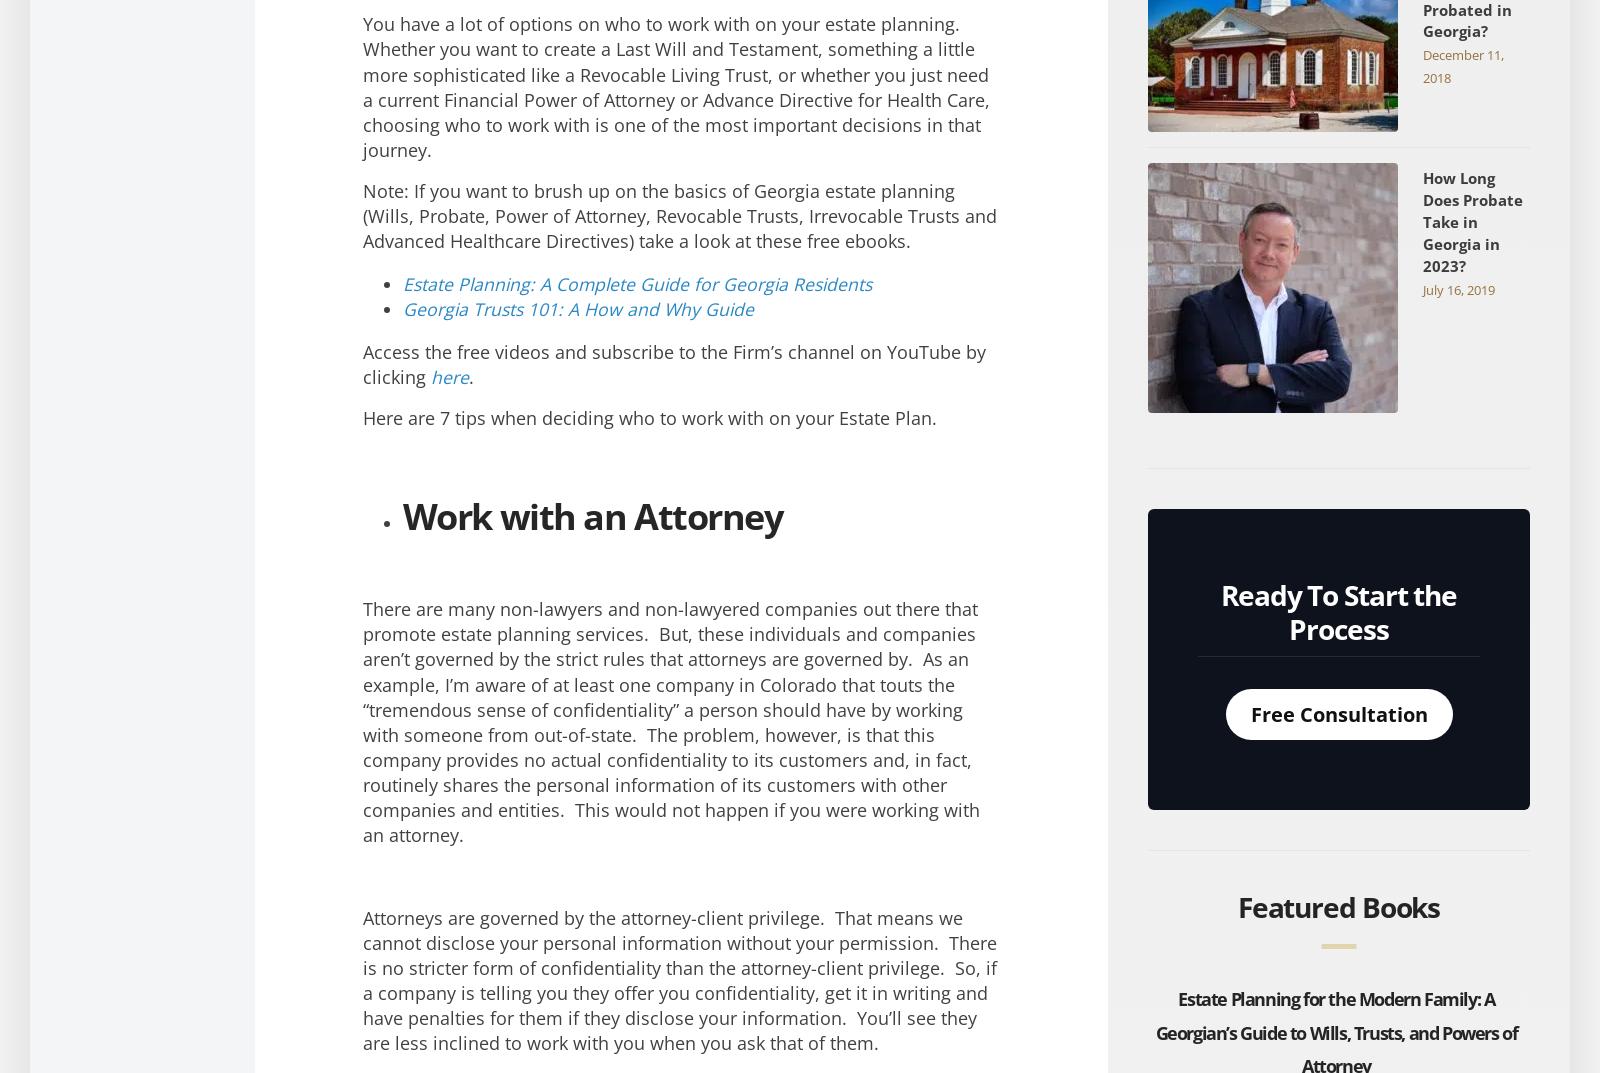  Describe the element at coordinates (679, 215) in the screenshot. I see `'Note: If you want to brush up on the basics of Georgia estate planning (Wills, Probate, Power of Attorney, Revocable Trusts, Irrevocable Trusts and Advanced Healthcare Directives) take a look at these free ebooks.'` at that location.